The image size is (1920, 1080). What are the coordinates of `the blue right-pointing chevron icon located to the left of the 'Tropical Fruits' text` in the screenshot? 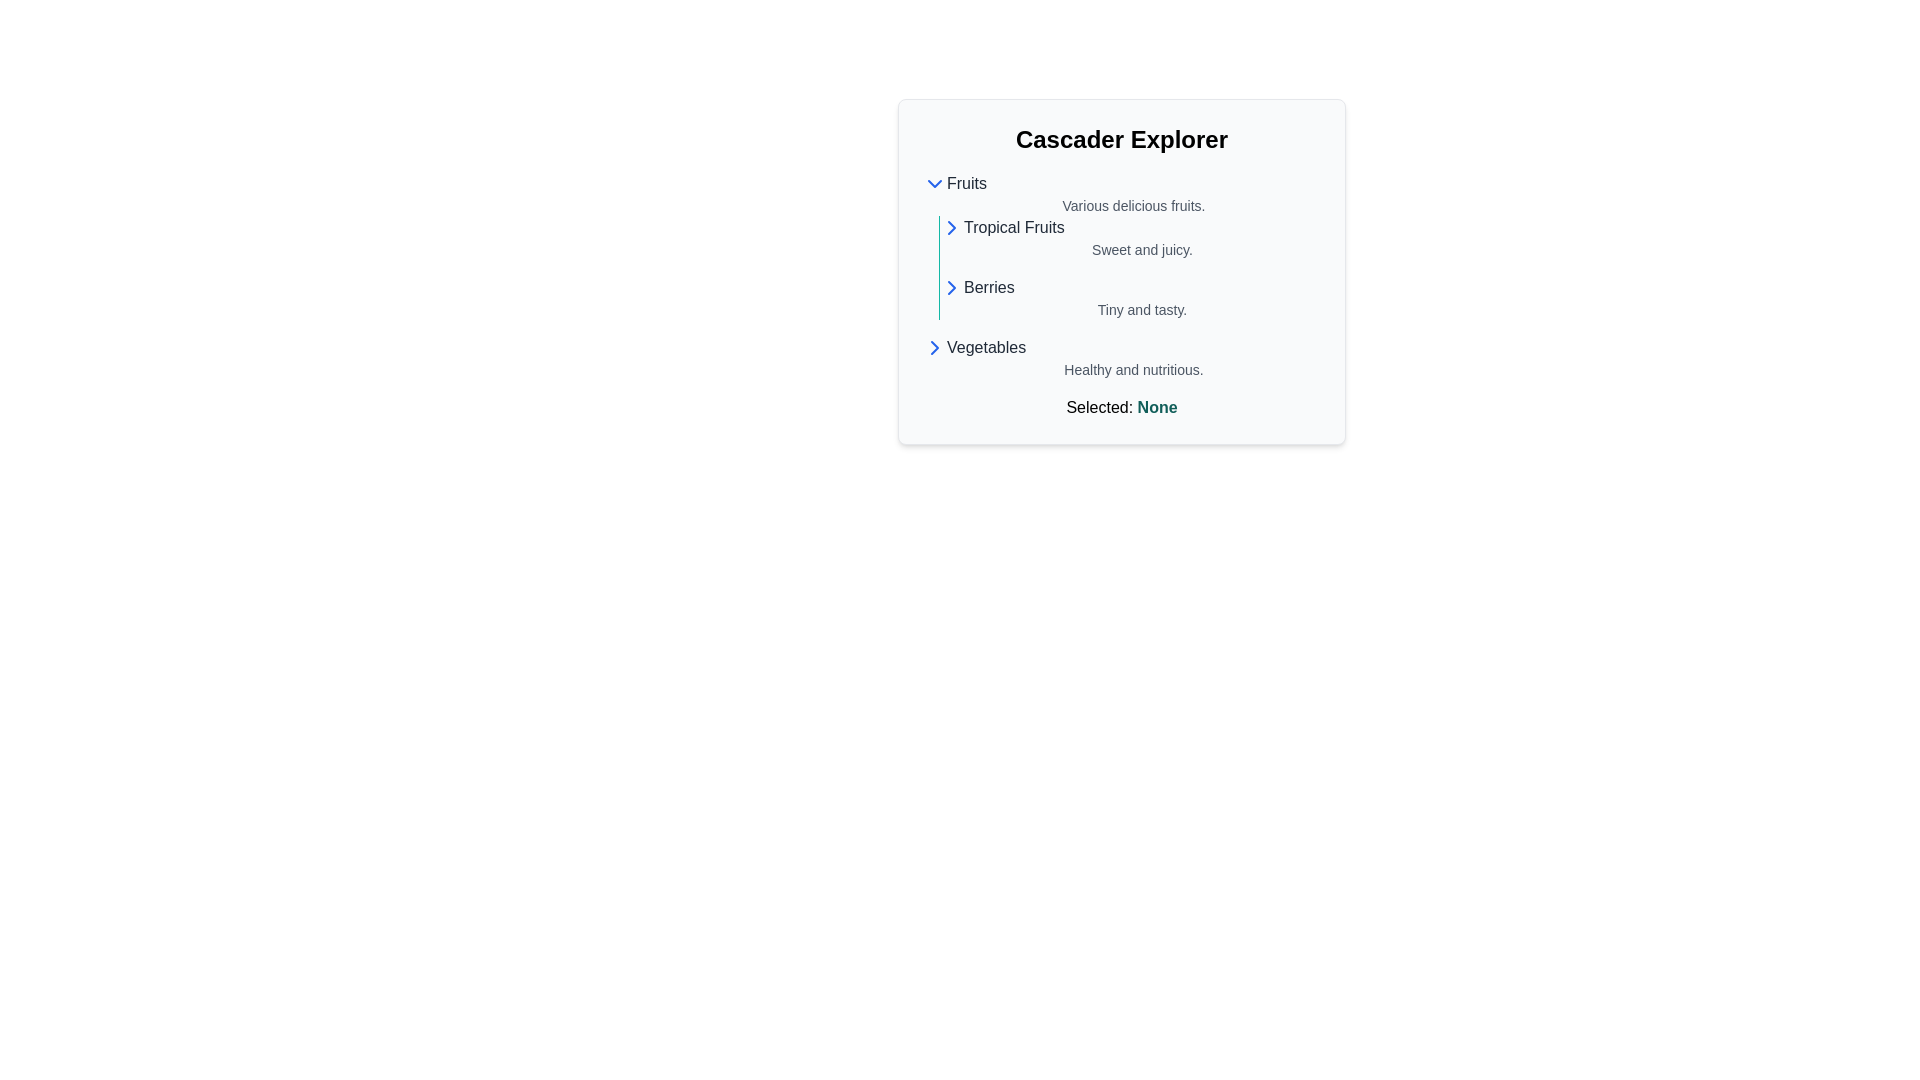 It's located at (950, 226).